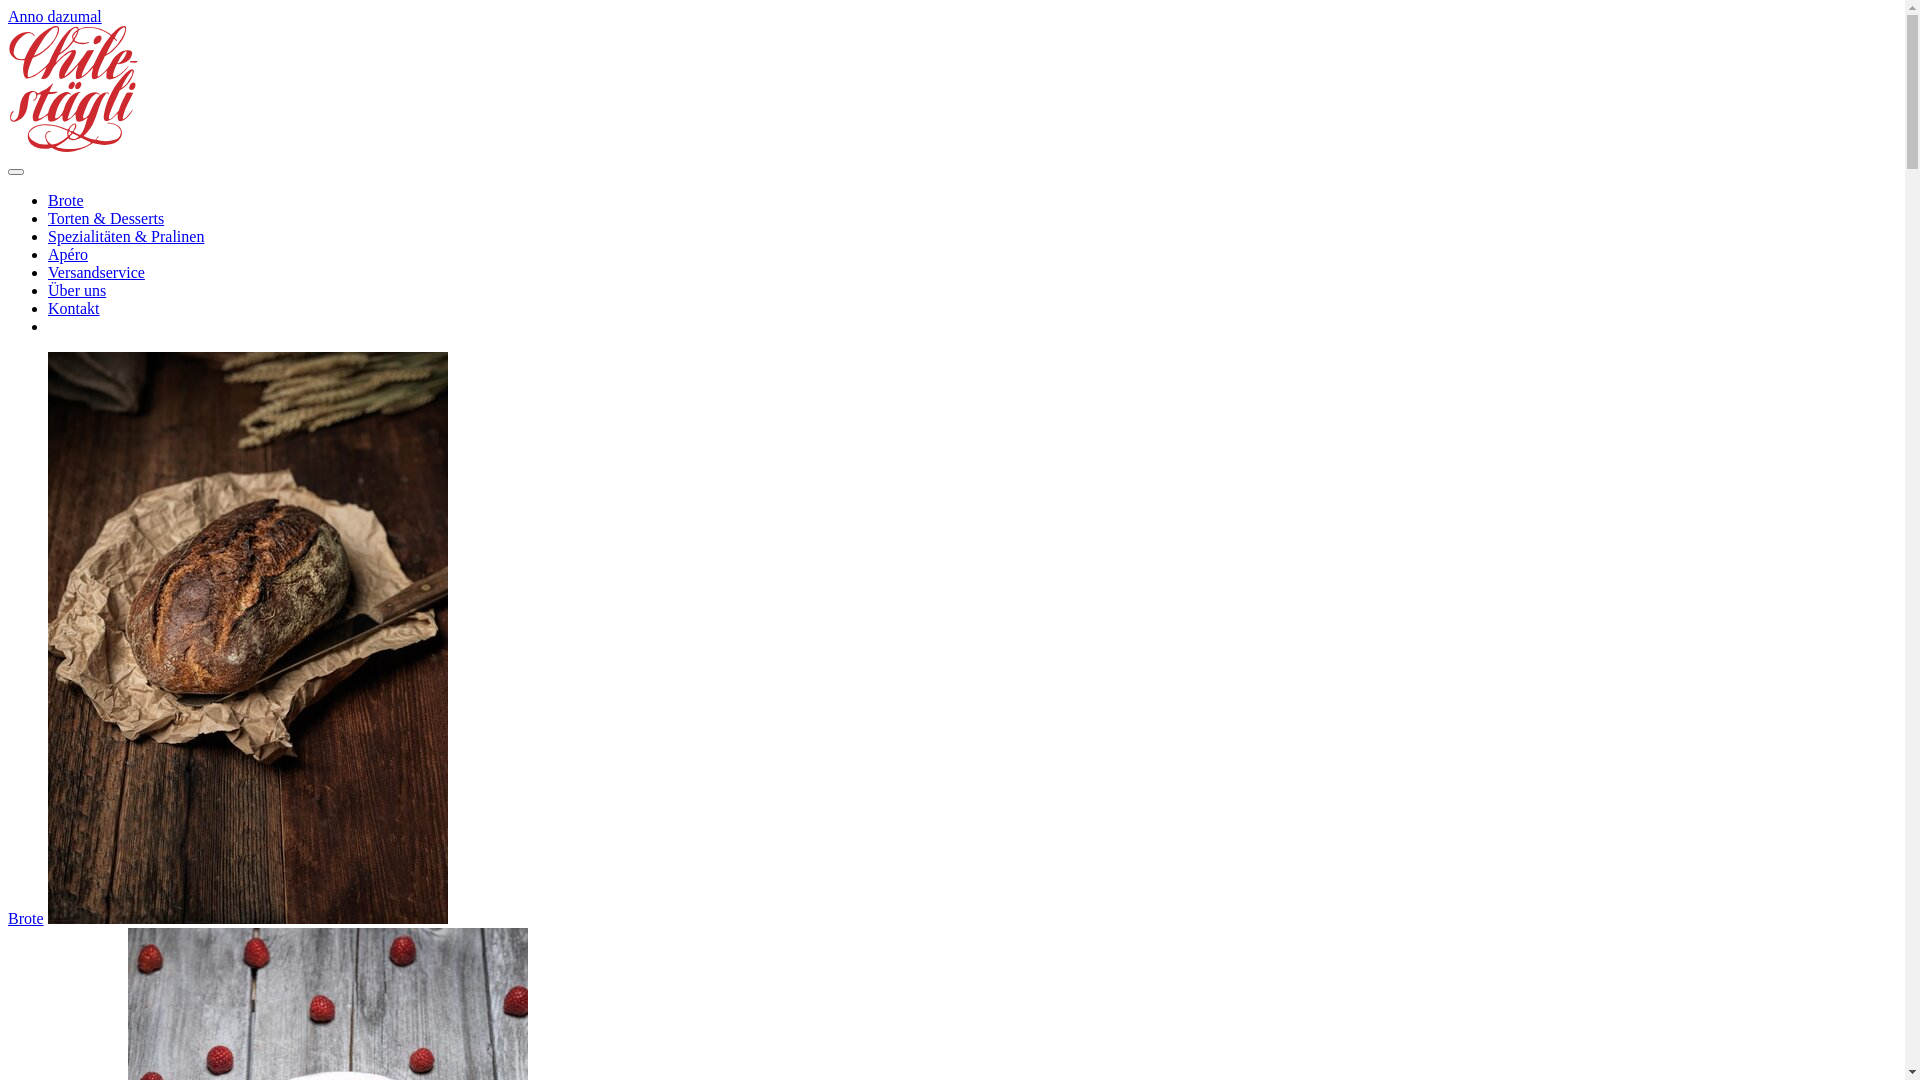  I want to click on 'Versandservice', so click(95, 272).